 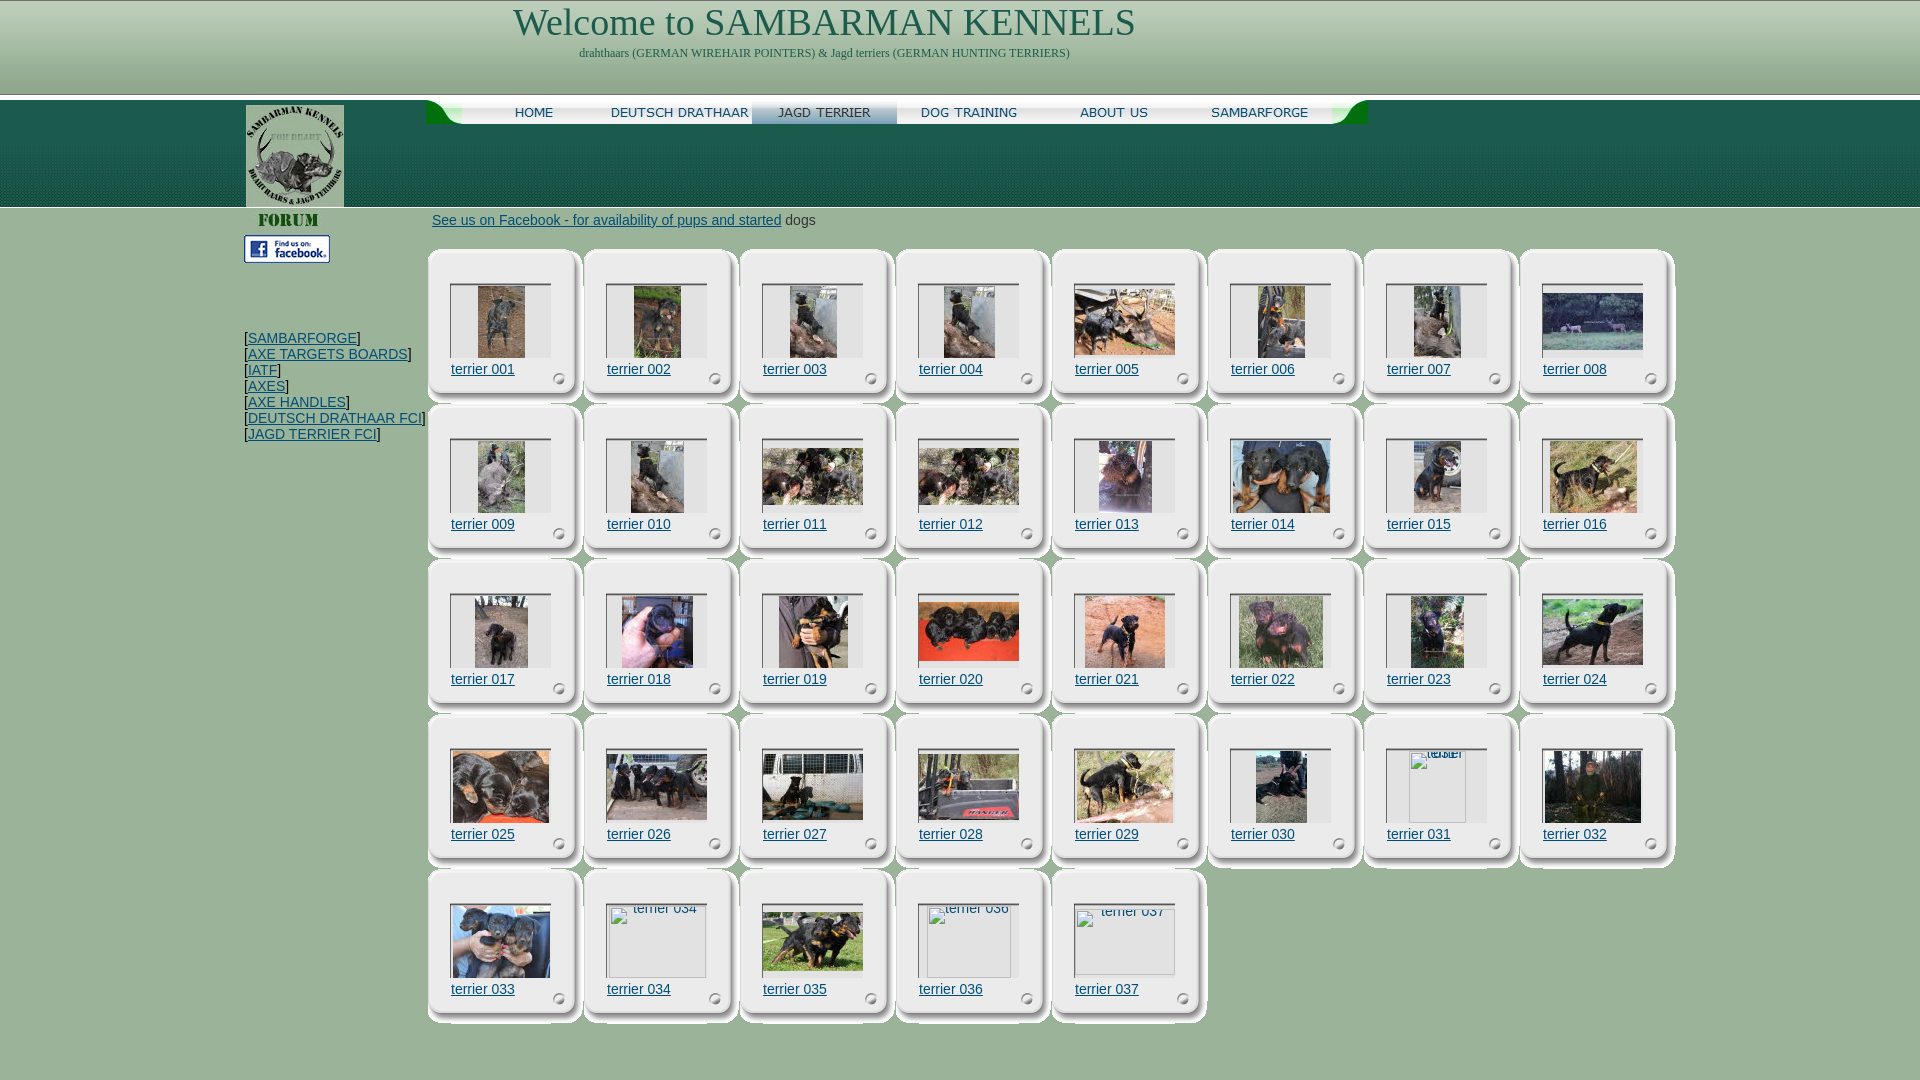 I want to click on 'terrier 018', so click(x=657, y=632).